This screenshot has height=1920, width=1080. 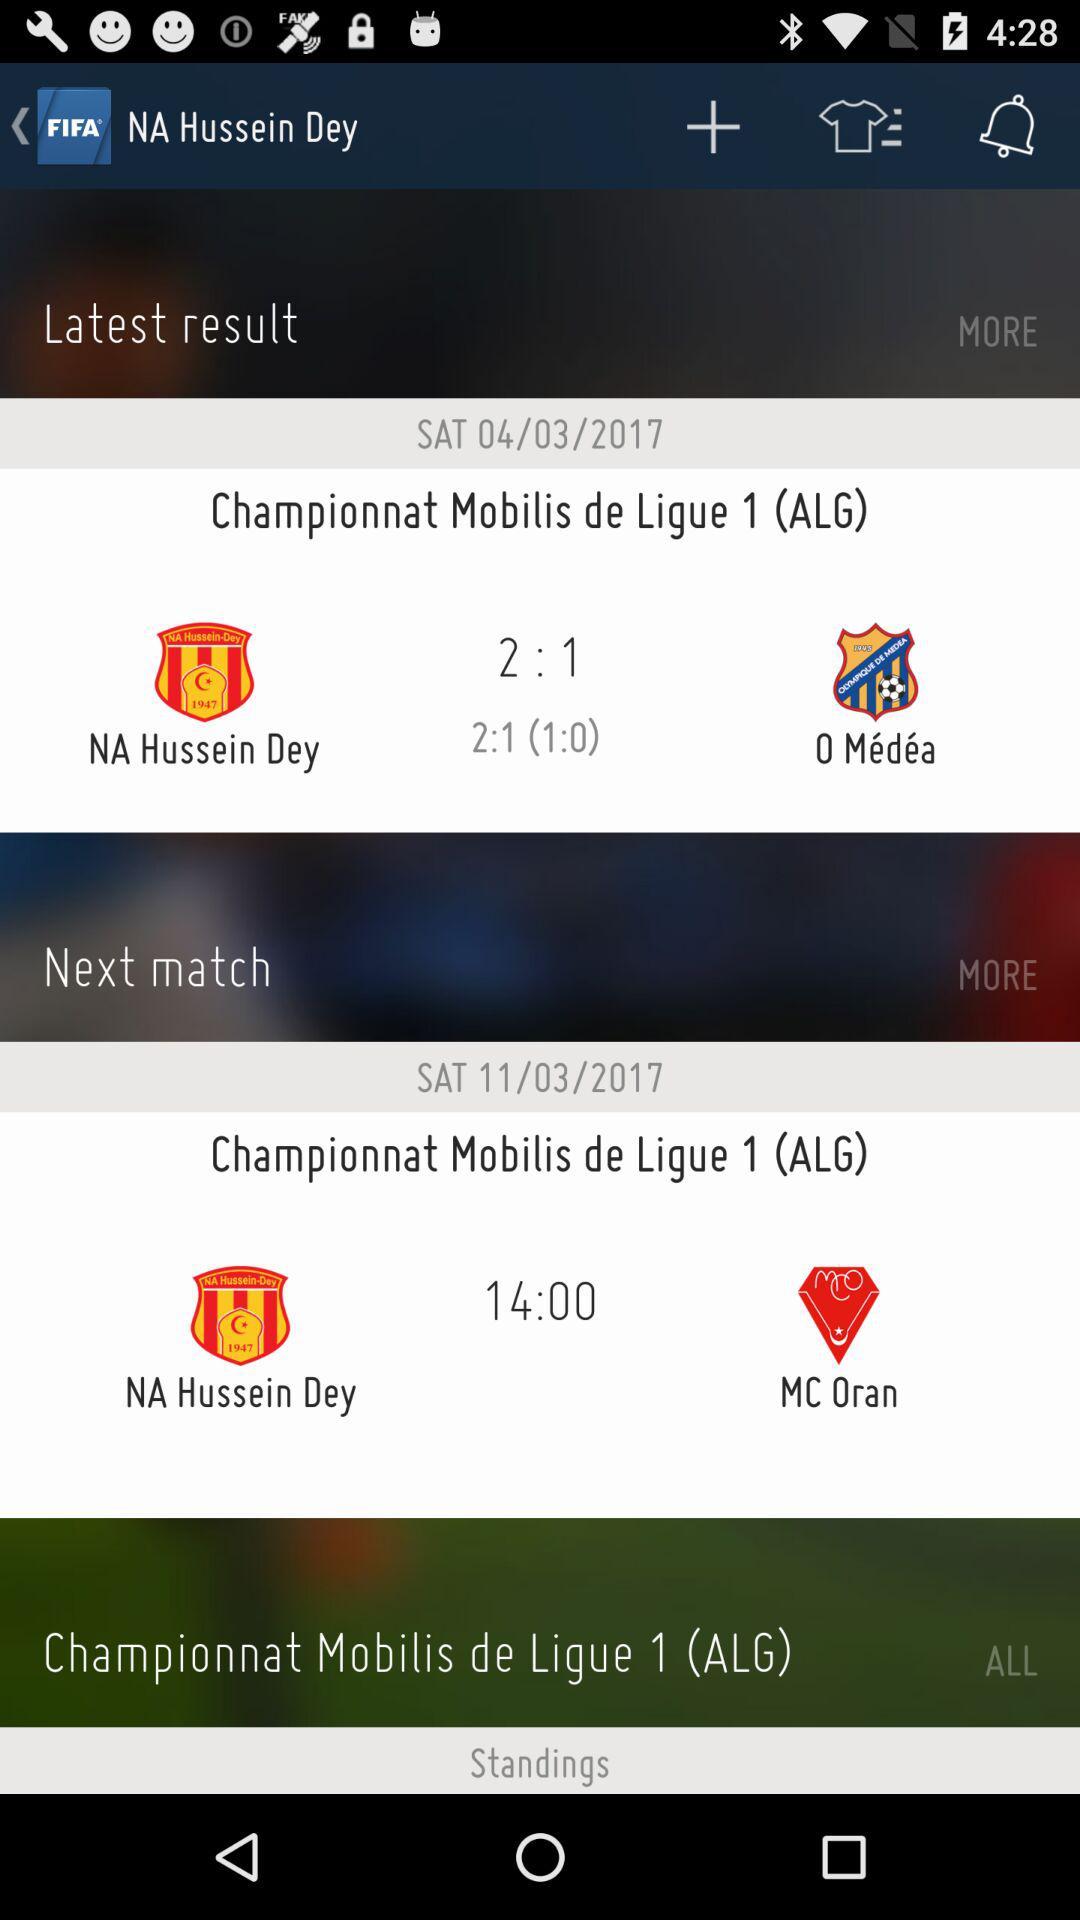 What do you see at coordinates (711, 124) in the screenshot?
I see `item next to na hussein dey app` at bounding box center [711, 124].